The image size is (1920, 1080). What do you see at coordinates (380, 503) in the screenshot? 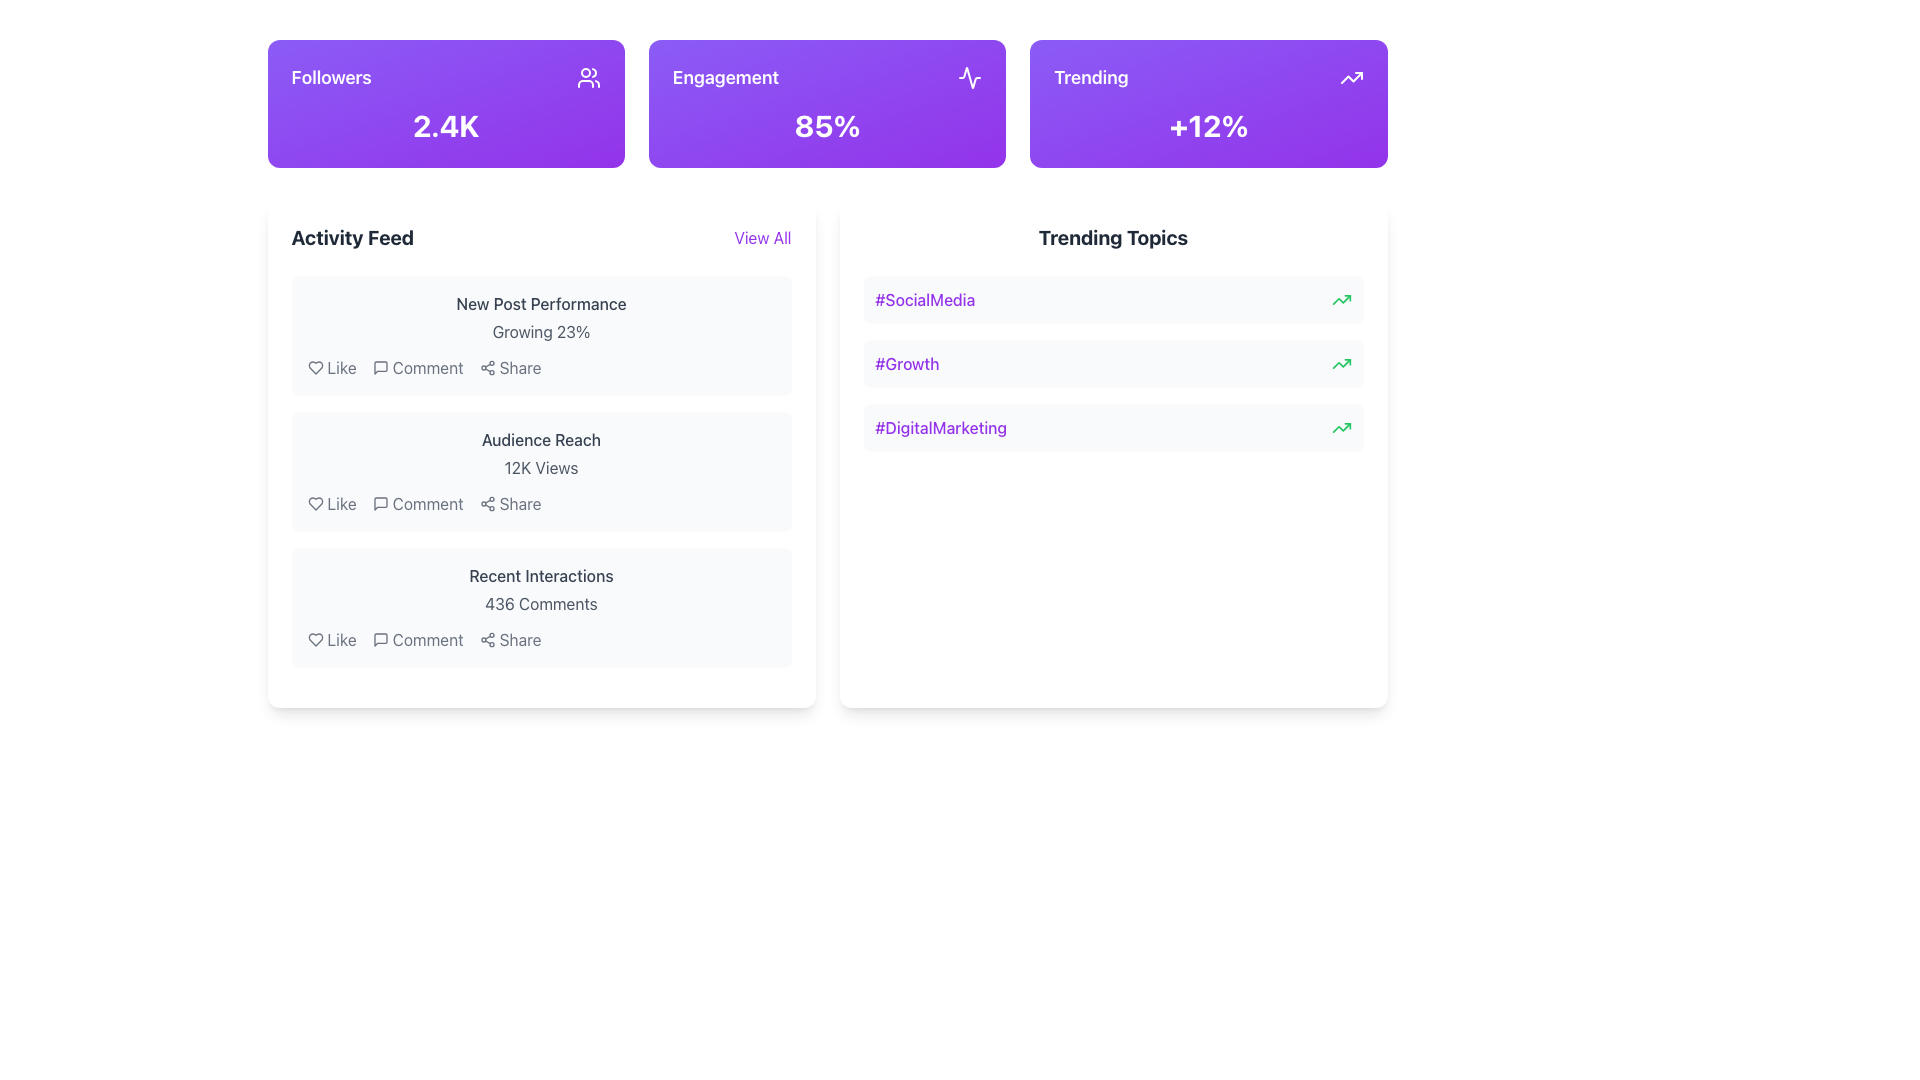
I see `the comment icon located to the left of the 'Comment' text` at bounding box center [380, 503].